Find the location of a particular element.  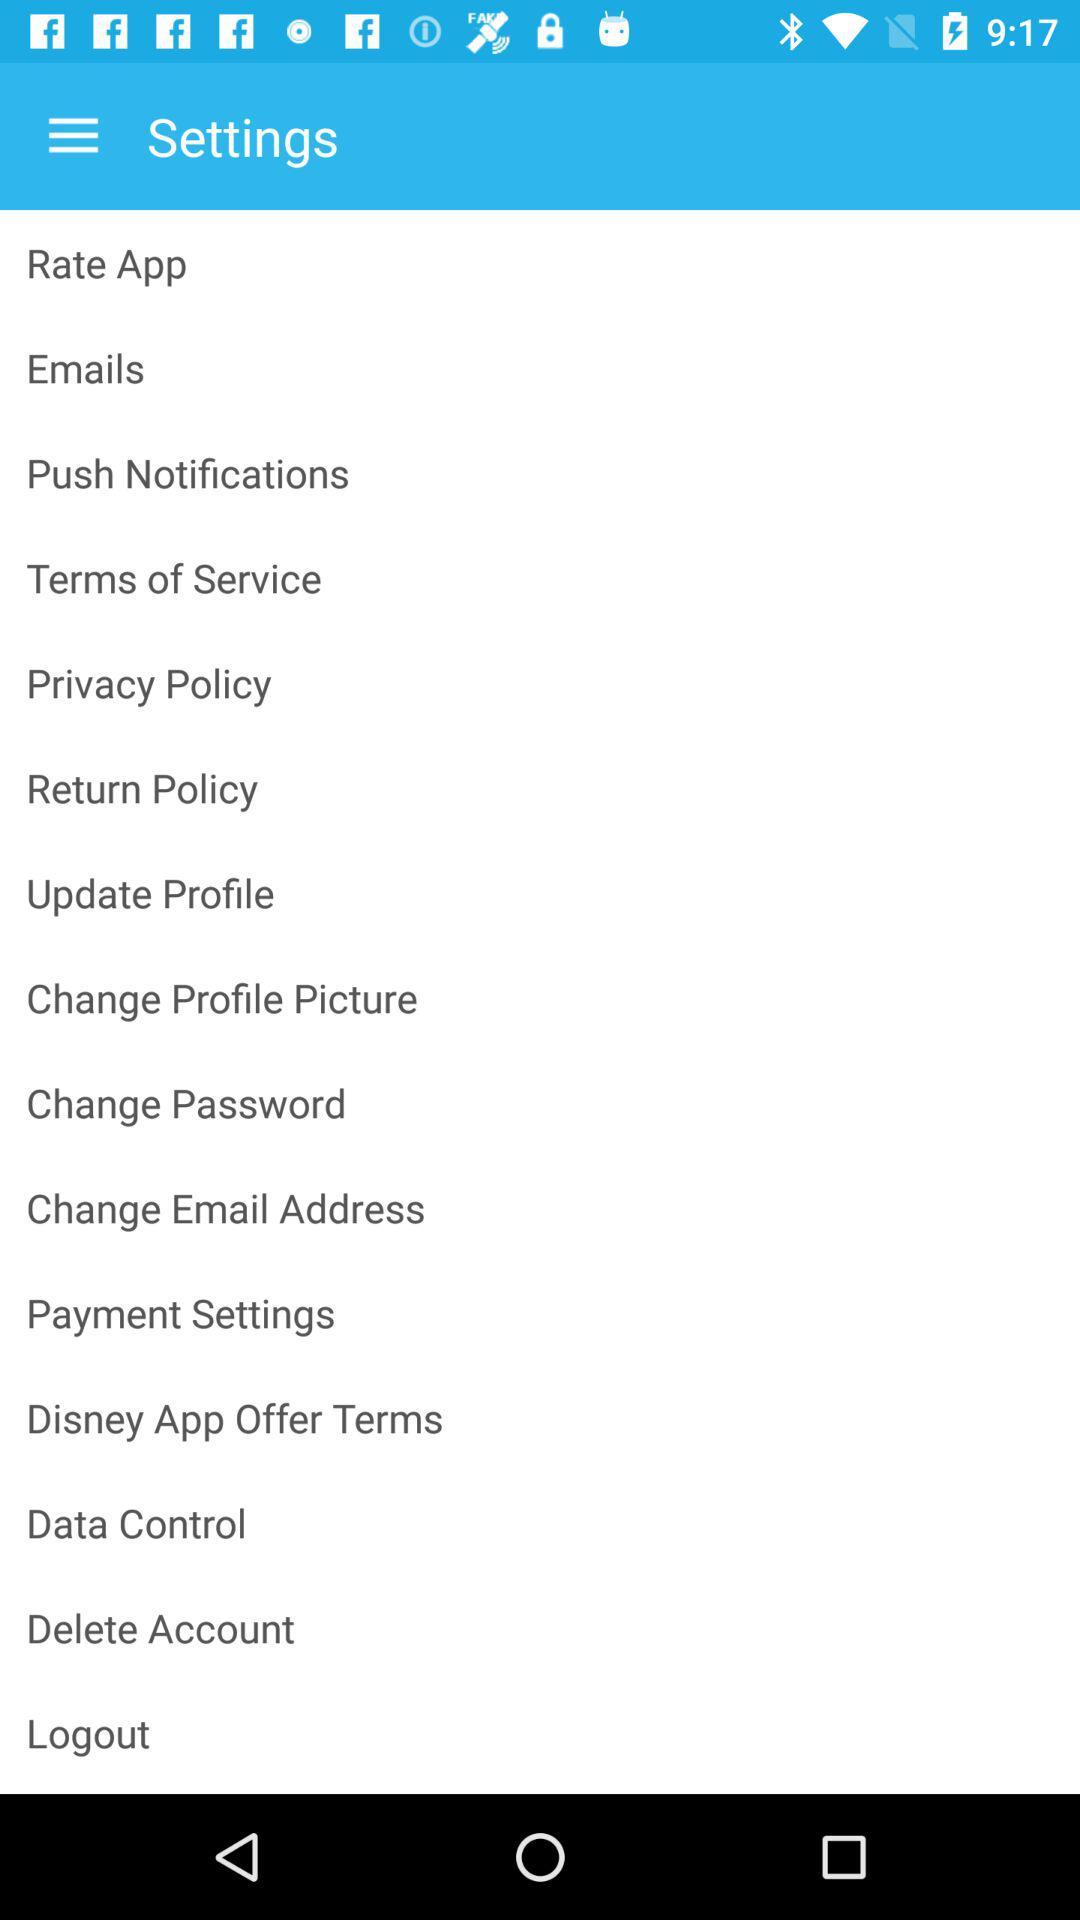

icon below emails is located at coordinates (540, 471).